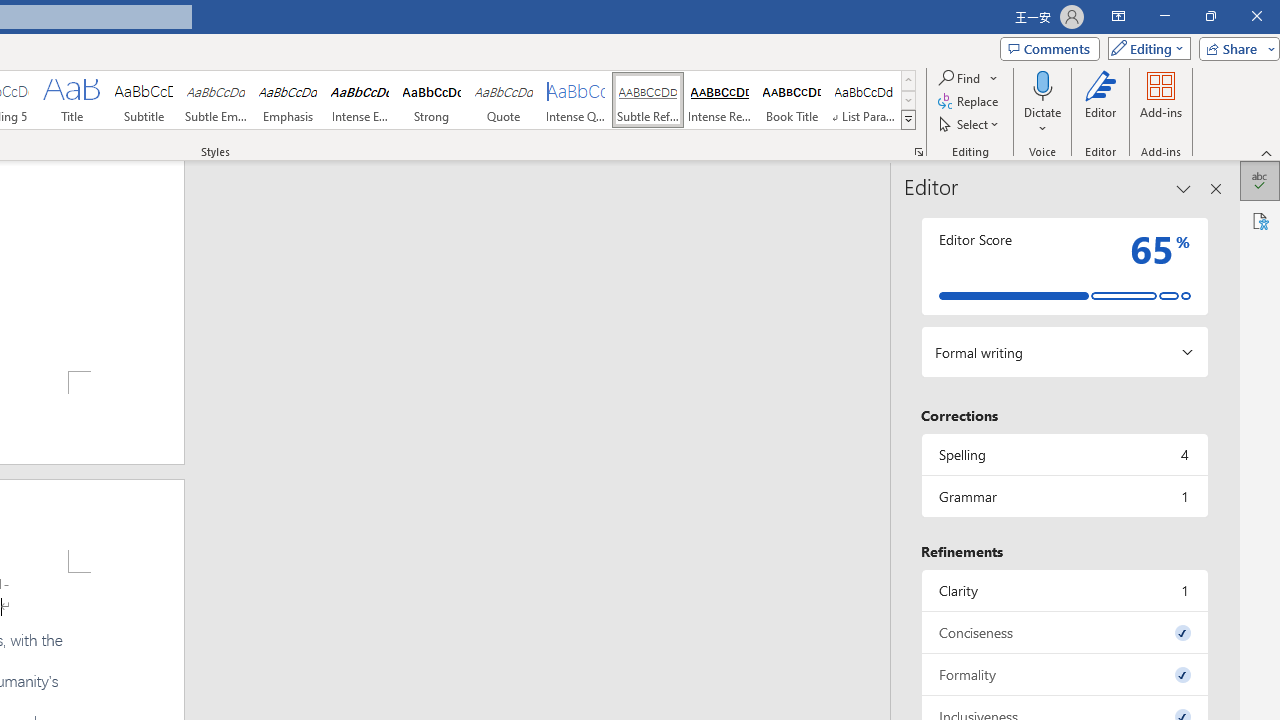 Image resolution: width=1280 pixels, height=720 pixels. I want to click on 'Select', so click(970, 124).